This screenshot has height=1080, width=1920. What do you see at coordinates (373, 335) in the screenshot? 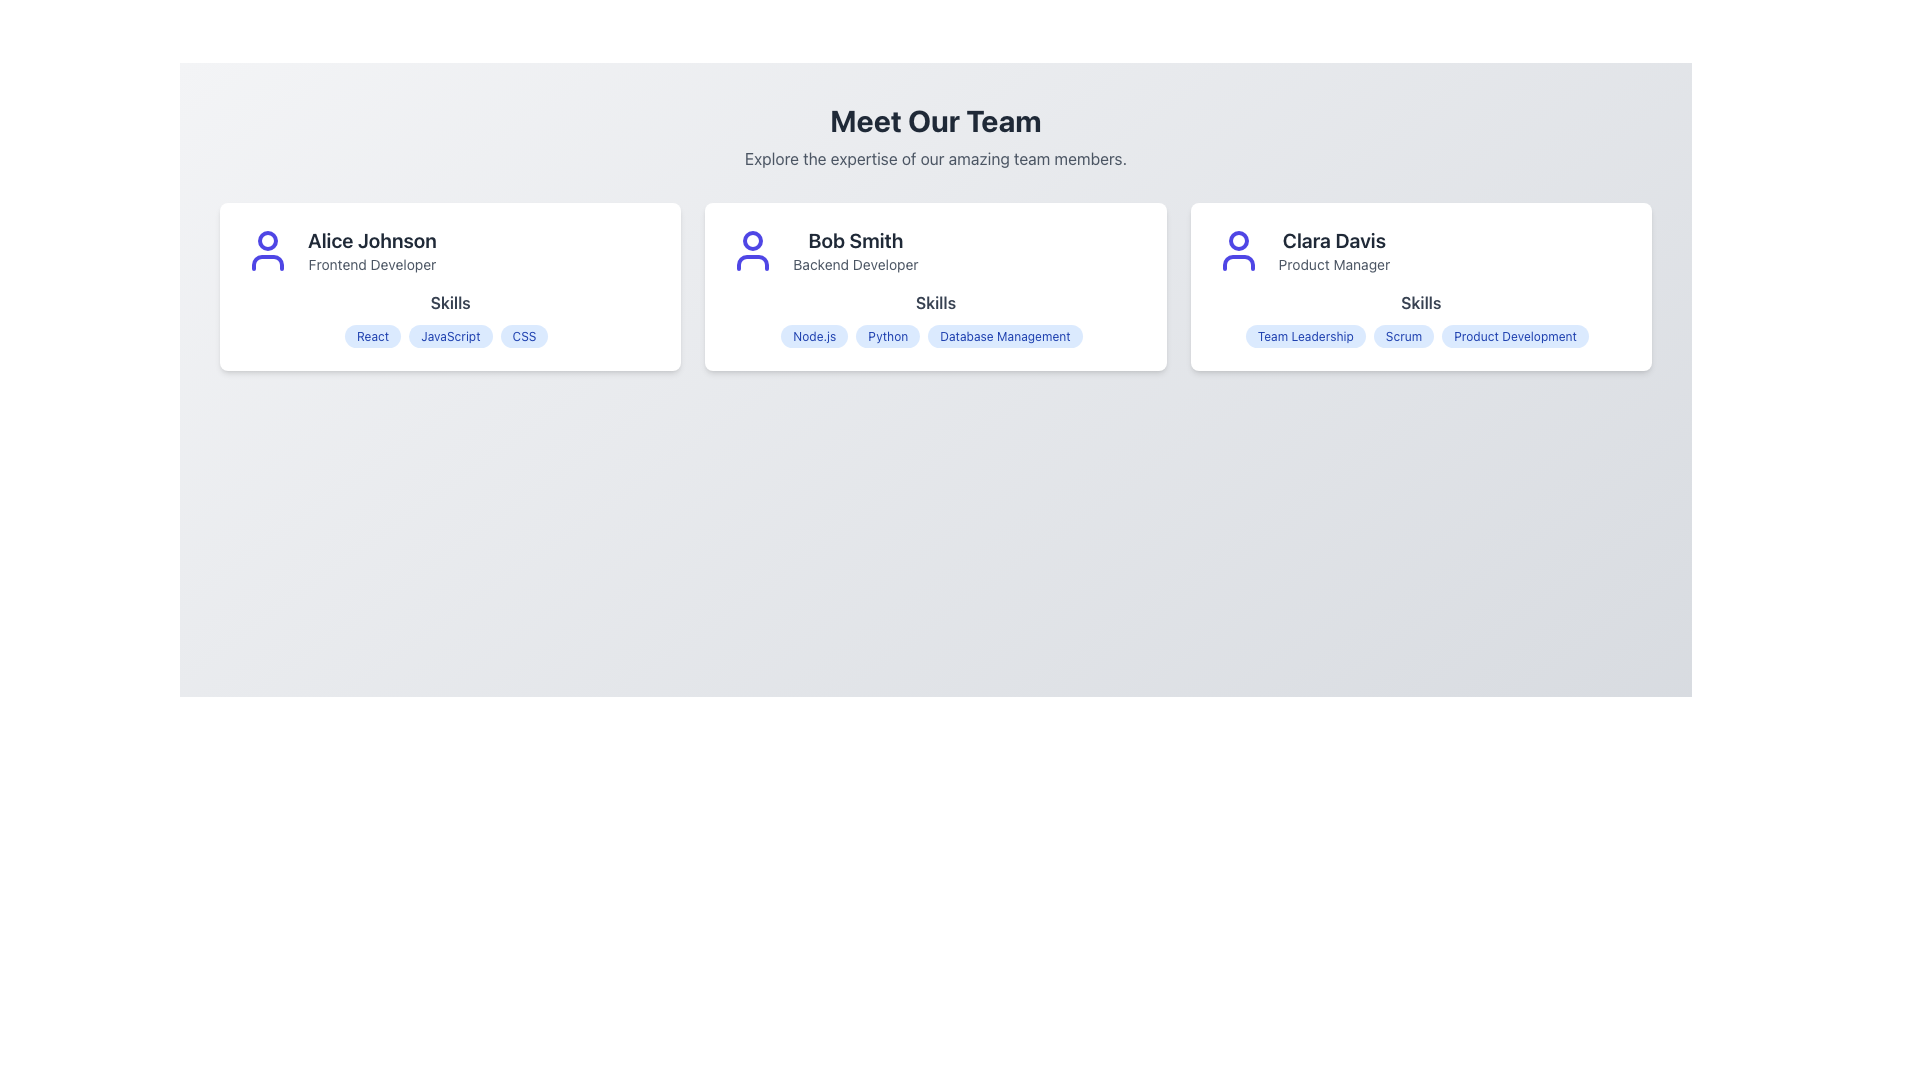
I see `the informational label indicating a skill associated with user Alice Johnson, located first under the 'Skills' section in the leftmost card` at bounding box center [373, 335].